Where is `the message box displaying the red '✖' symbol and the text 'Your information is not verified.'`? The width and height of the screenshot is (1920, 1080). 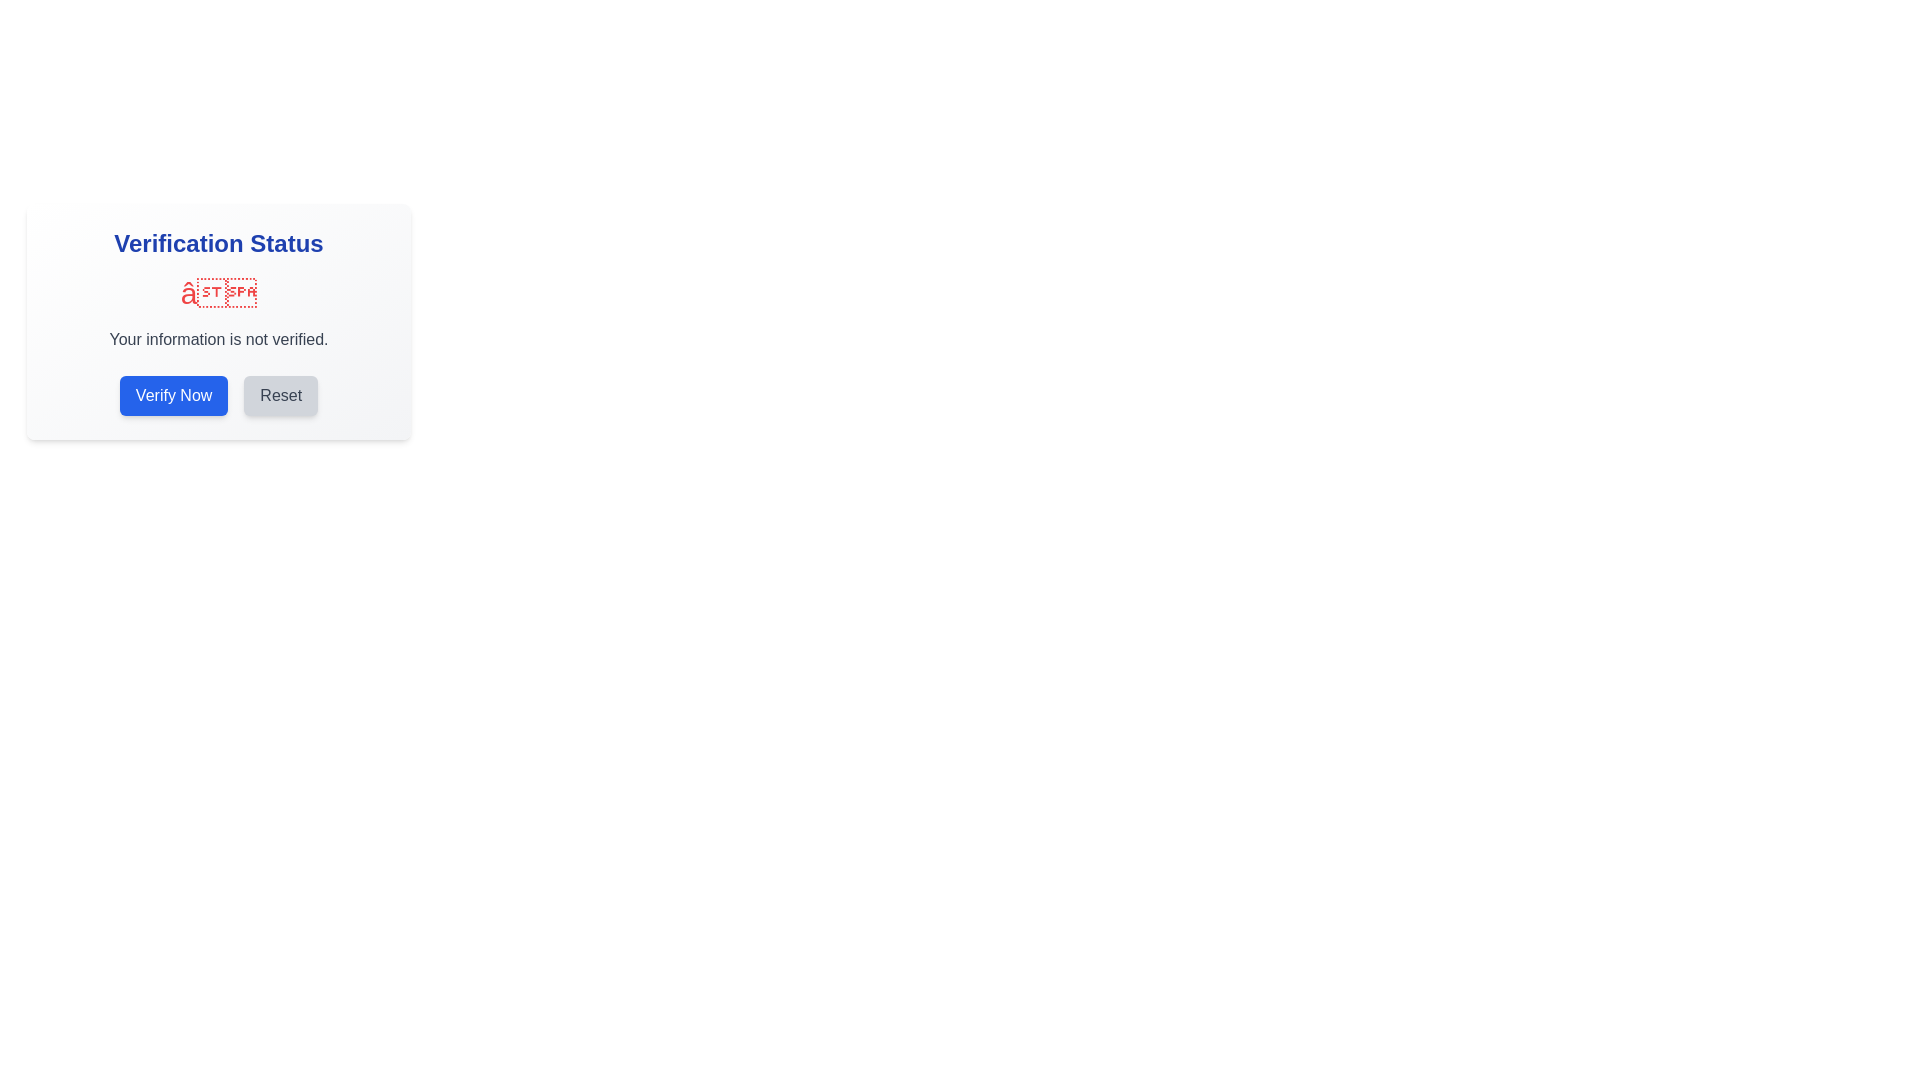 the message box displaying the red '✖' symbol and the text 'Your information is not verified.' is located at coordinates (219, 313).